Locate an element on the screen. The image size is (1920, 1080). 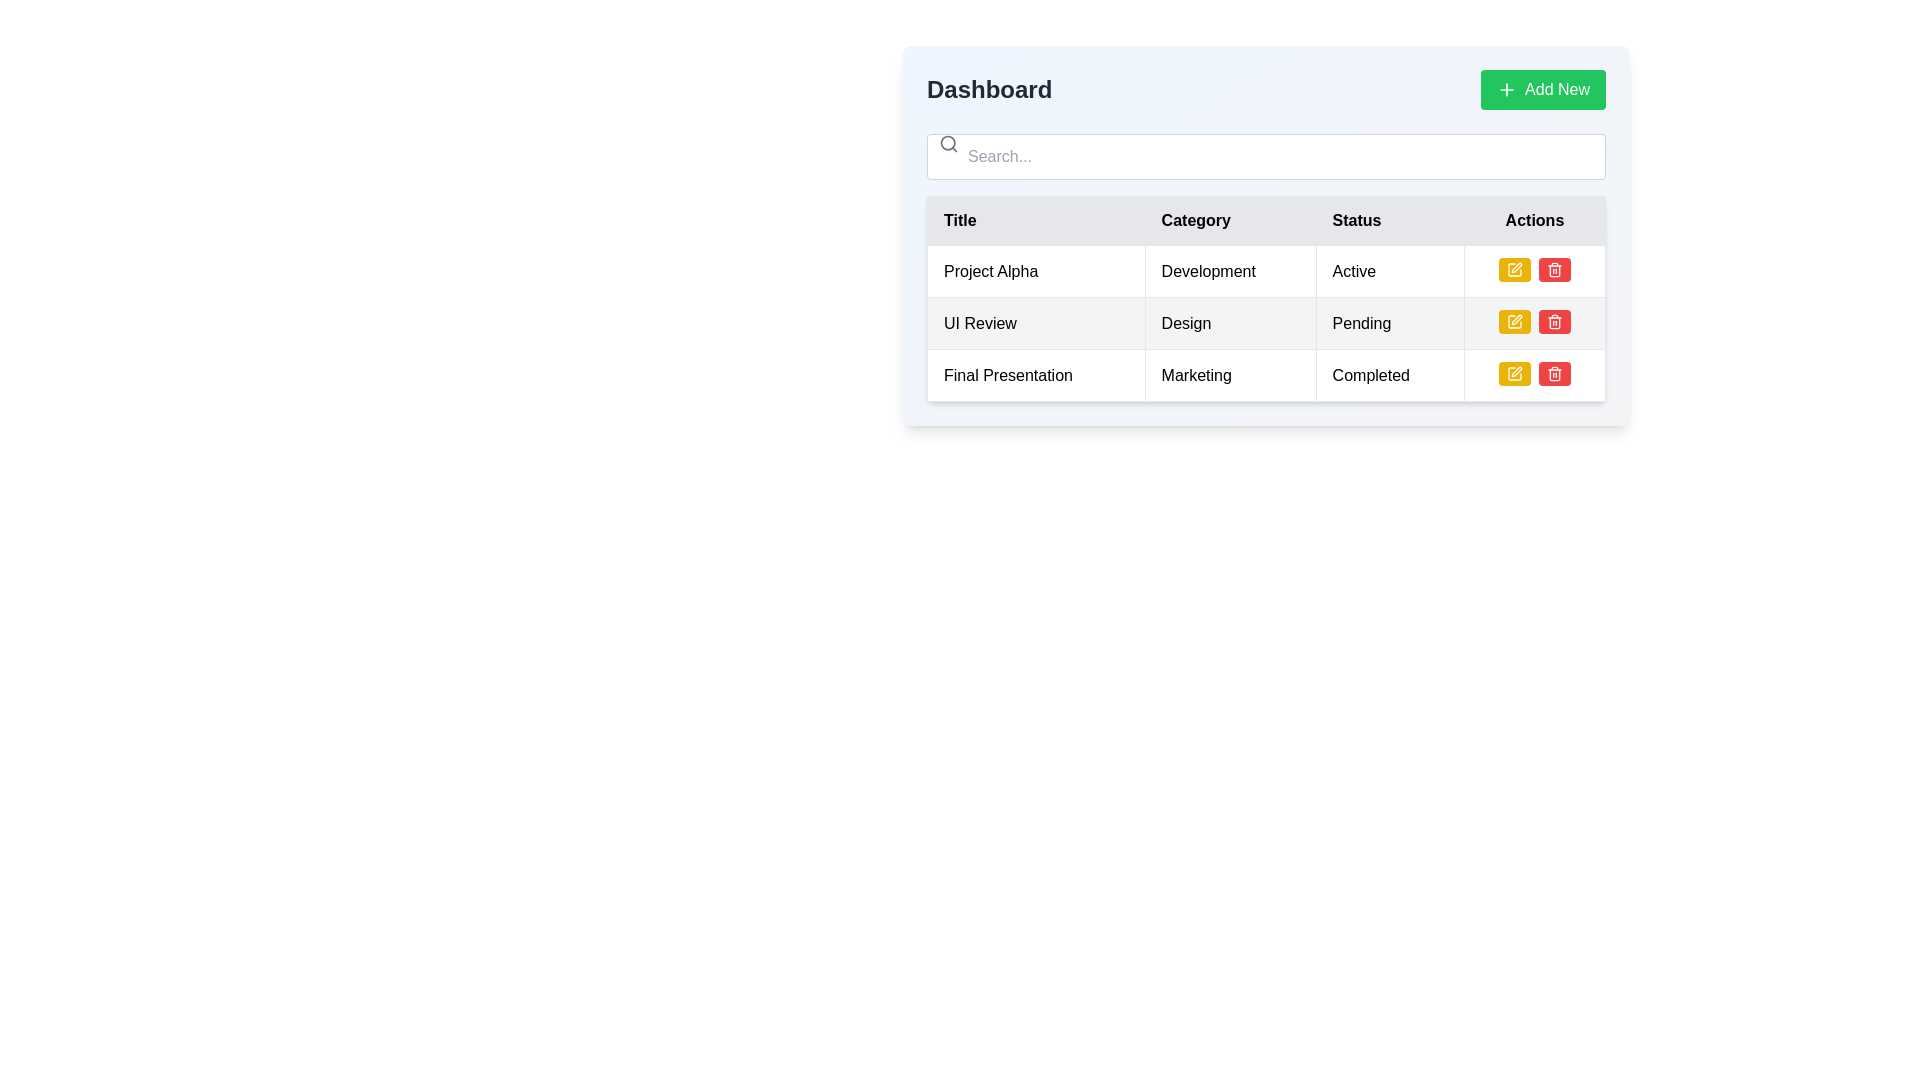
the delete button located in the 'Actions' column of the last row ('Final Presentation' row) in the displayed table is located at coordinates (1554, 270).